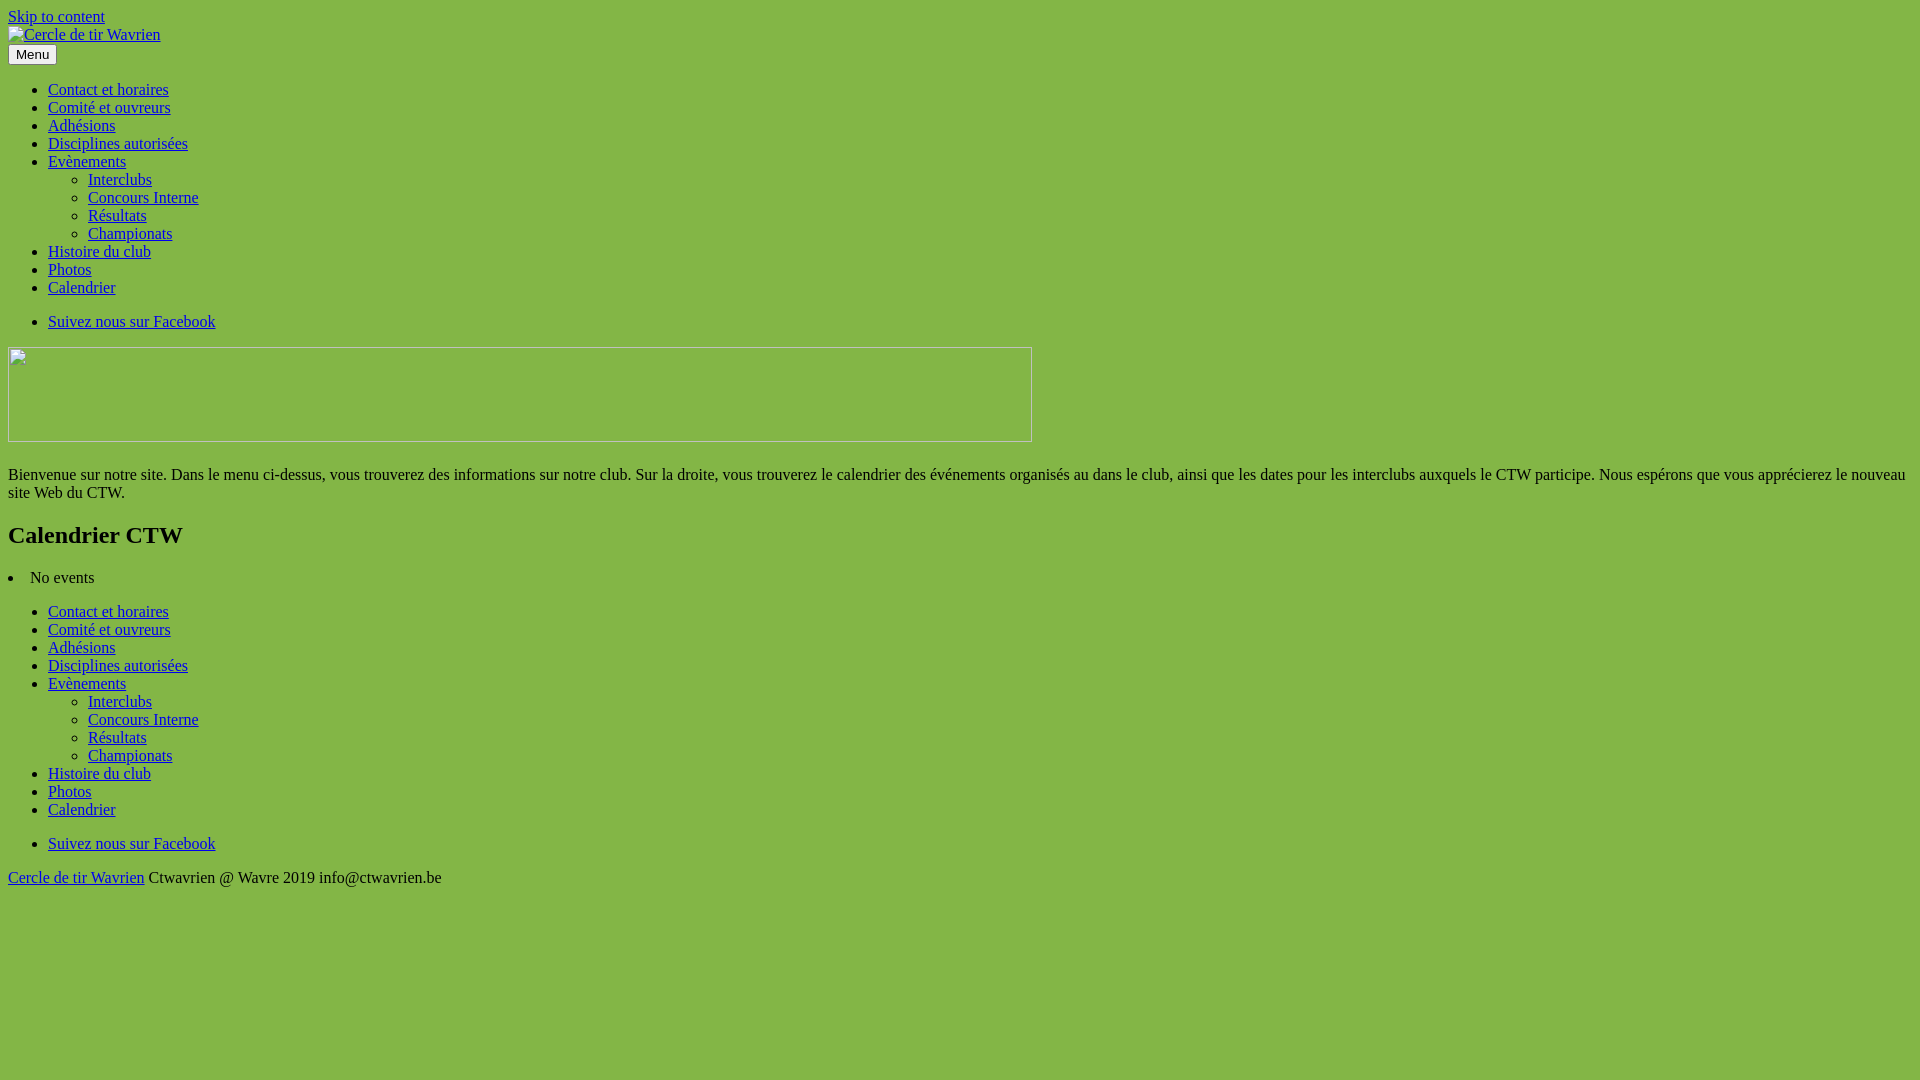 The height and width of the screenshot is (1080, 1920). Describe the element at coordinates (98, 250) in the screenshot. I see `'Histoire du club'` at that location.